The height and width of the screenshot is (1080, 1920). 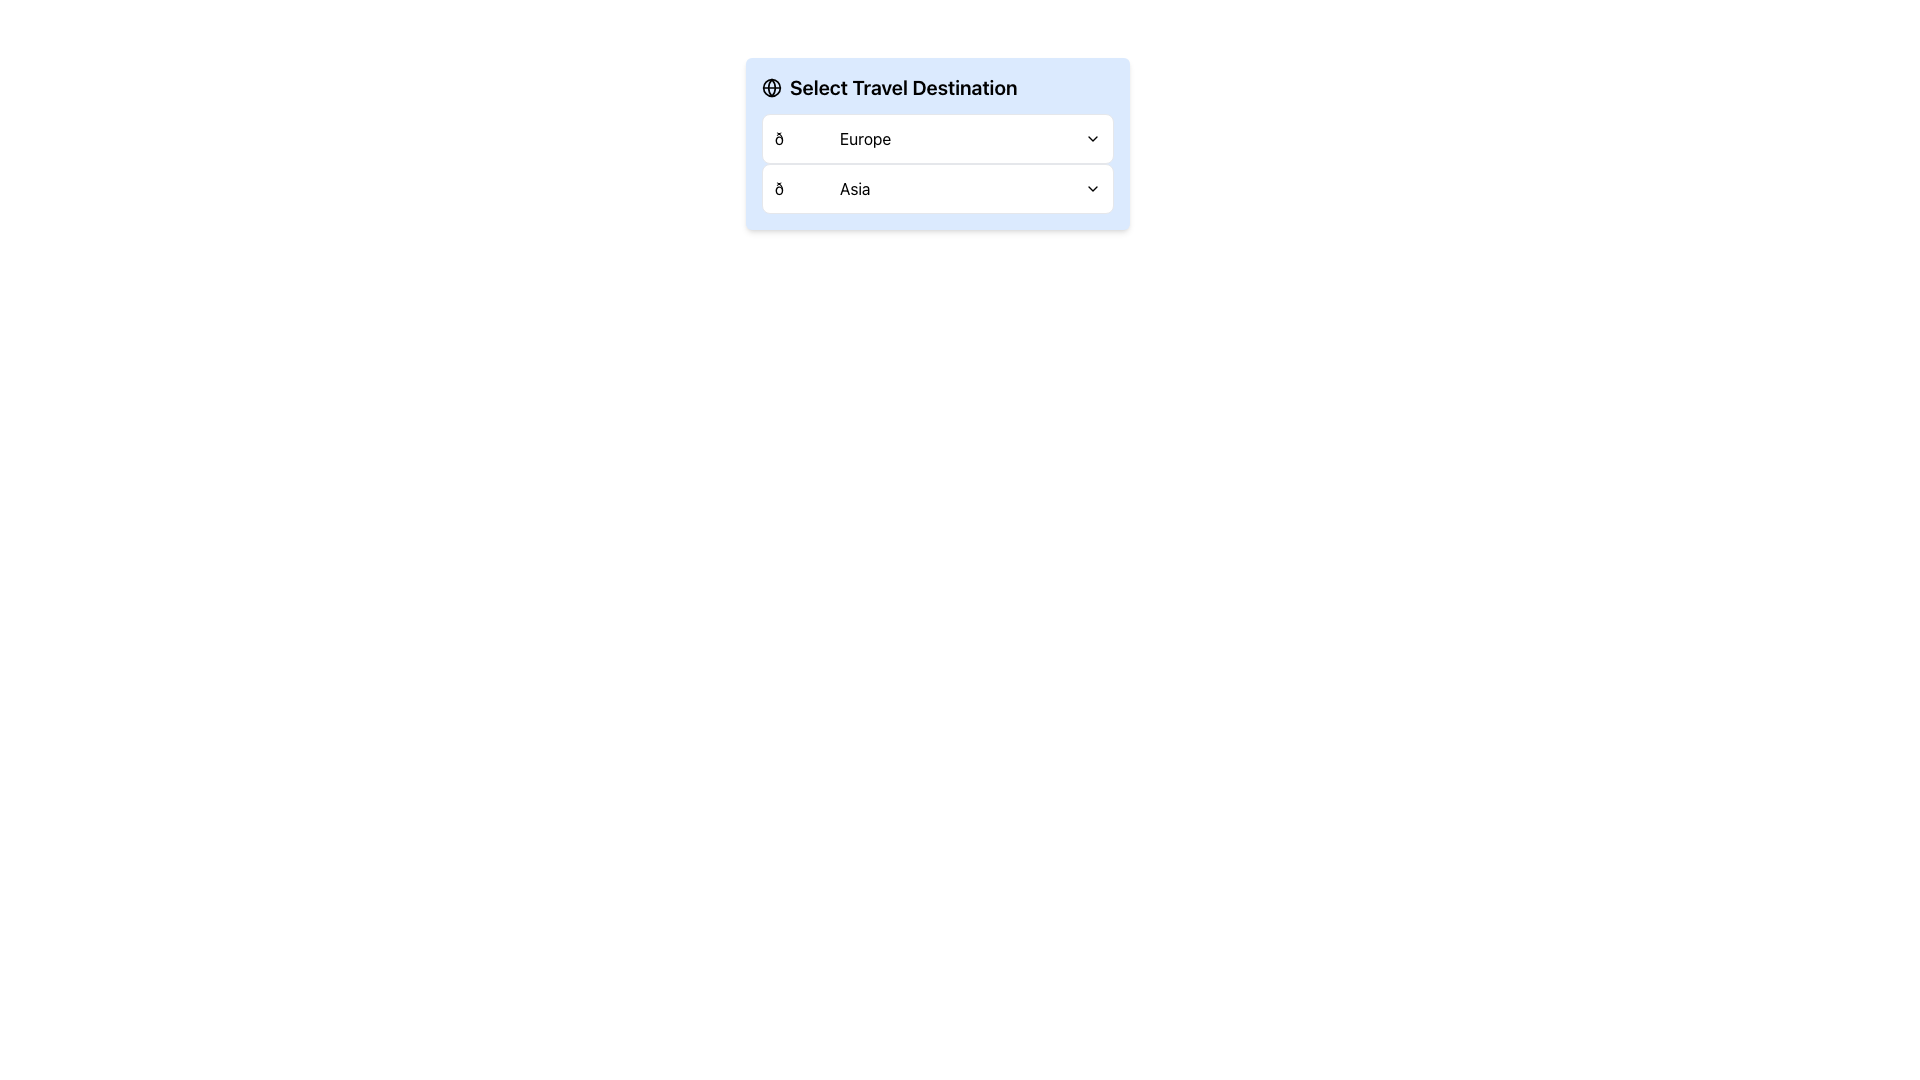 I want to click on the text label displaying 'Asia', which is part of a dropdown menu and positioned below the 'Europe' option, with a globe emoji to its left, so click(x=855, y=189).